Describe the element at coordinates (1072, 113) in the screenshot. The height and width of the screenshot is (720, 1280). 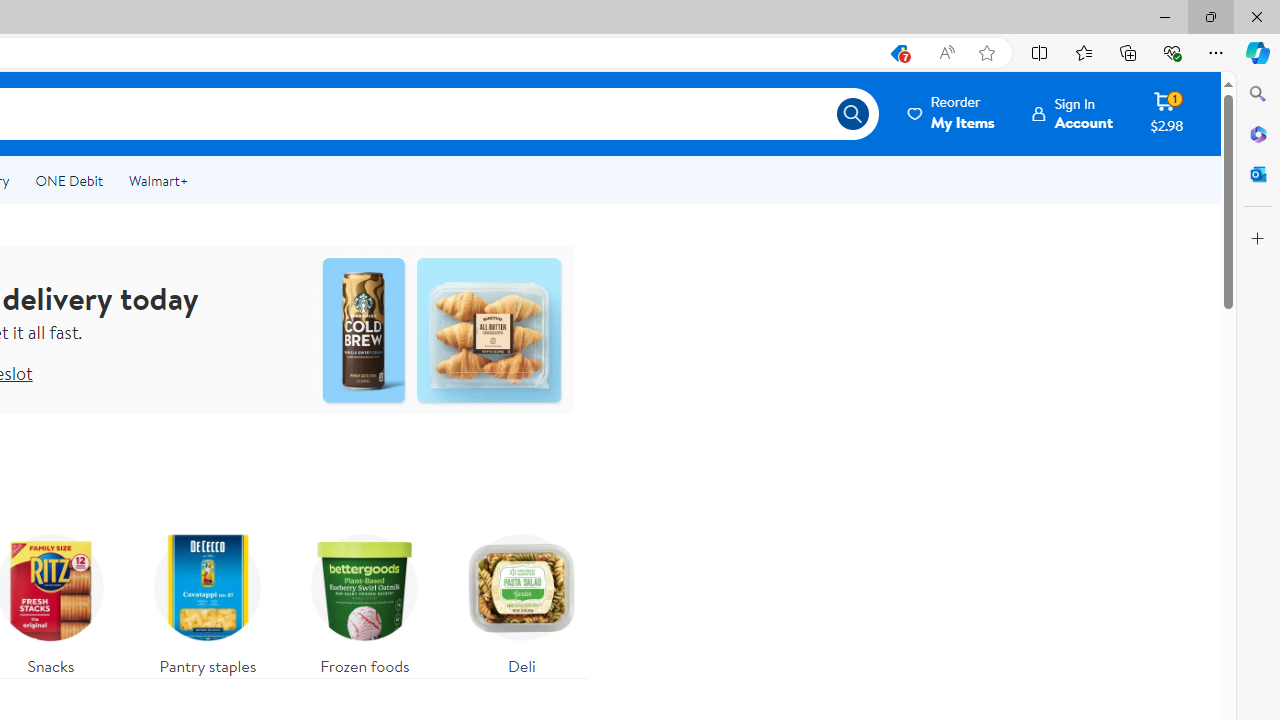
I see `'Sign In Account'` at that location.